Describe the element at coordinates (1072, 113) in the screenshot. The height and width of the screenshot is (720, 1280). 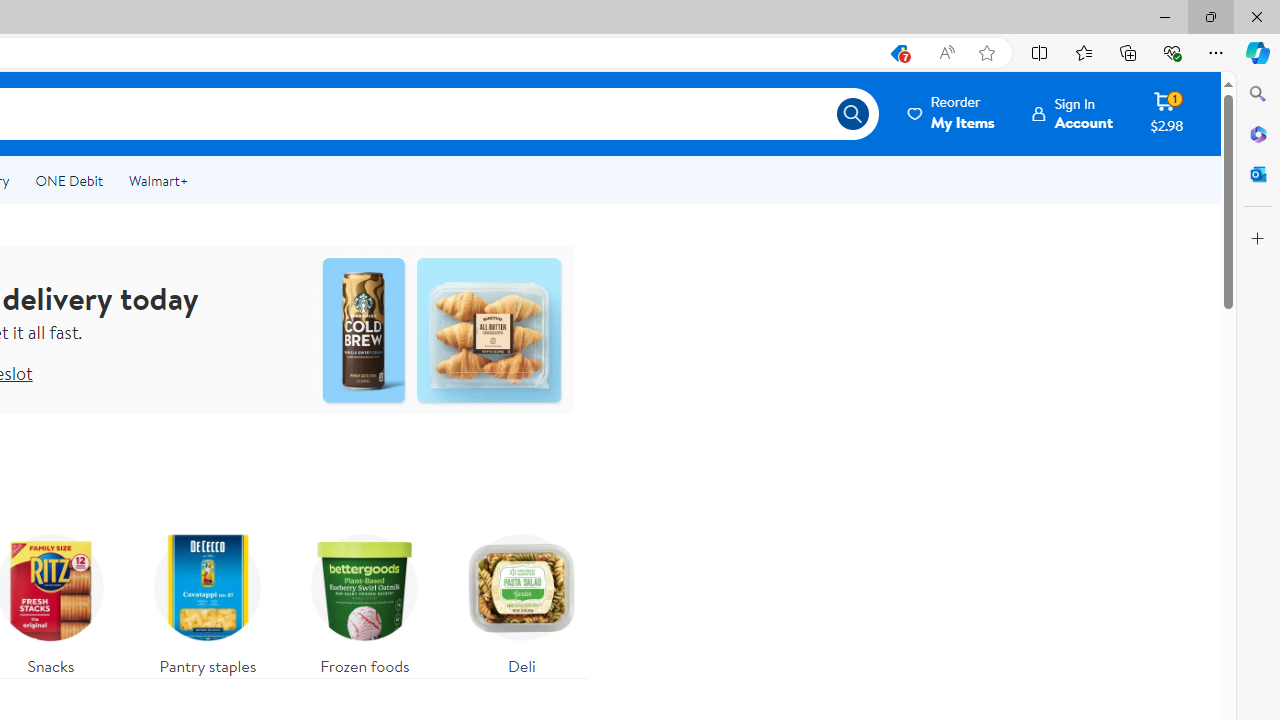
I see `'Sign In Account'` at that location.